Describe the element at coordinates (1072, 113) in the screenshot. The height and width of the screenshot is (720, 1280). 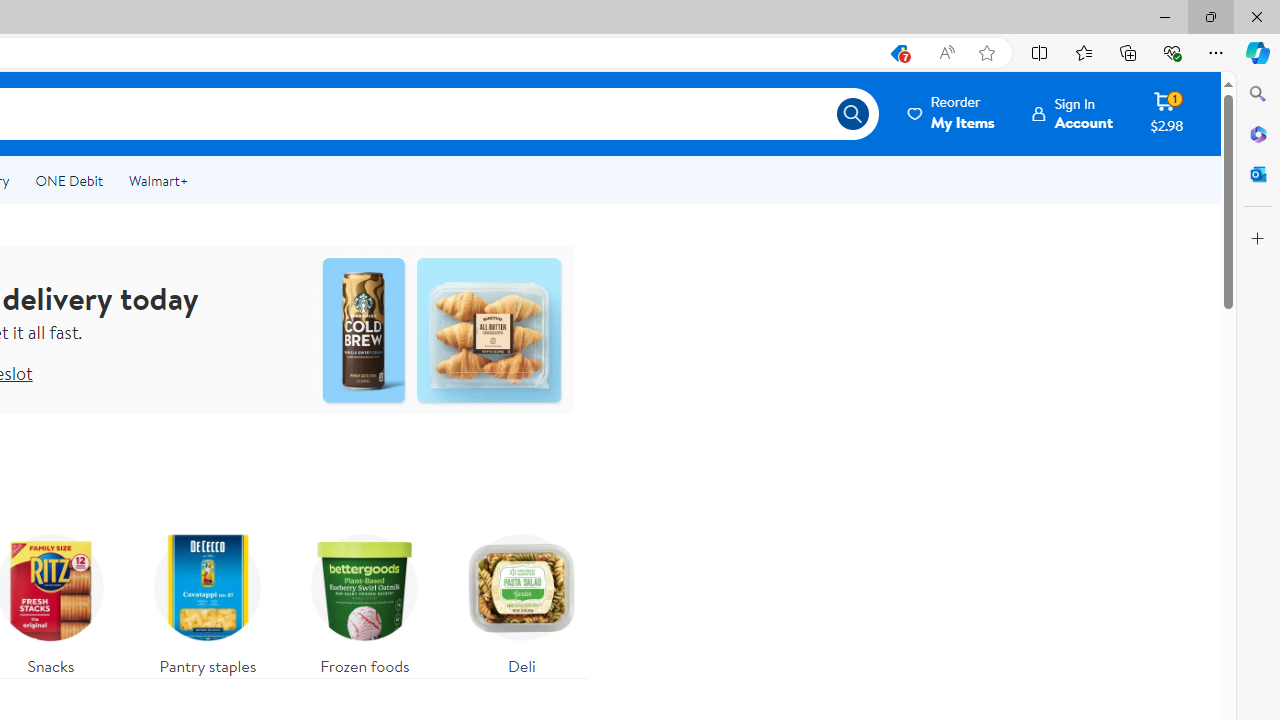
I see `'Sign In Account'` at that location.